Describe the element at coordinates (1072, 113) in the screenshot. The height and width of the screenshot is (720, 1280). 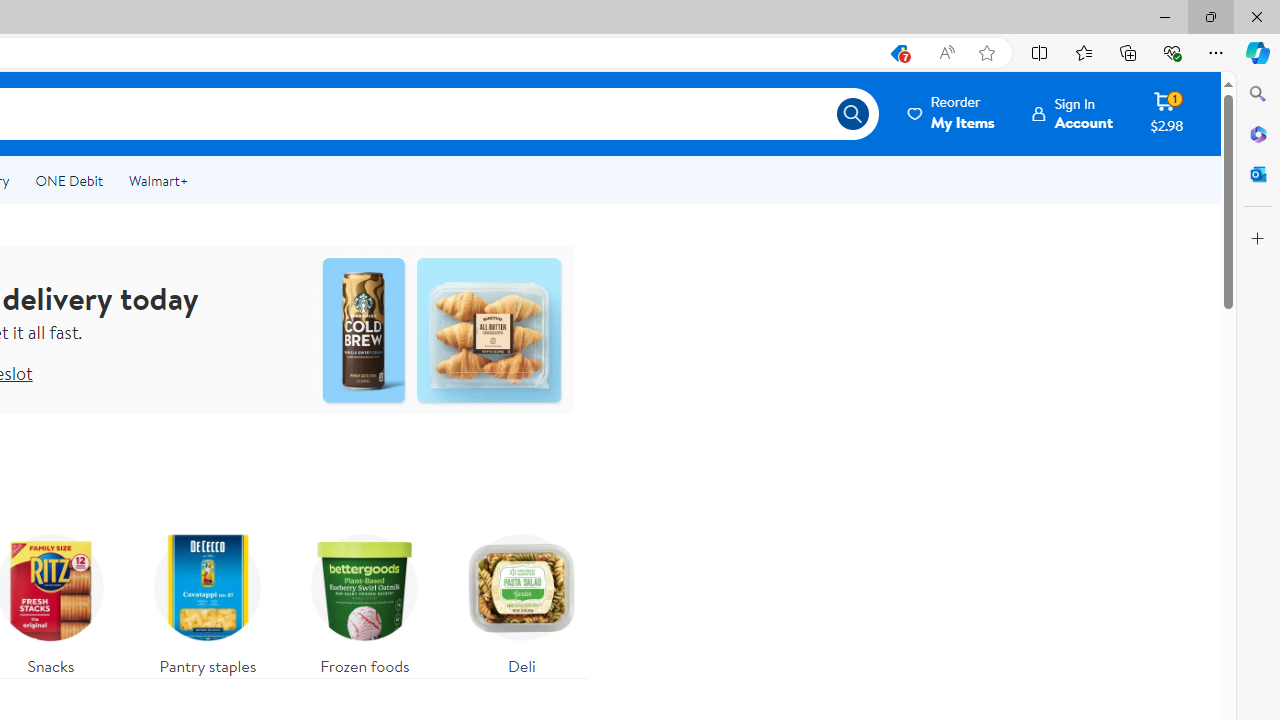
I see `'Sign In Account'` at that location.